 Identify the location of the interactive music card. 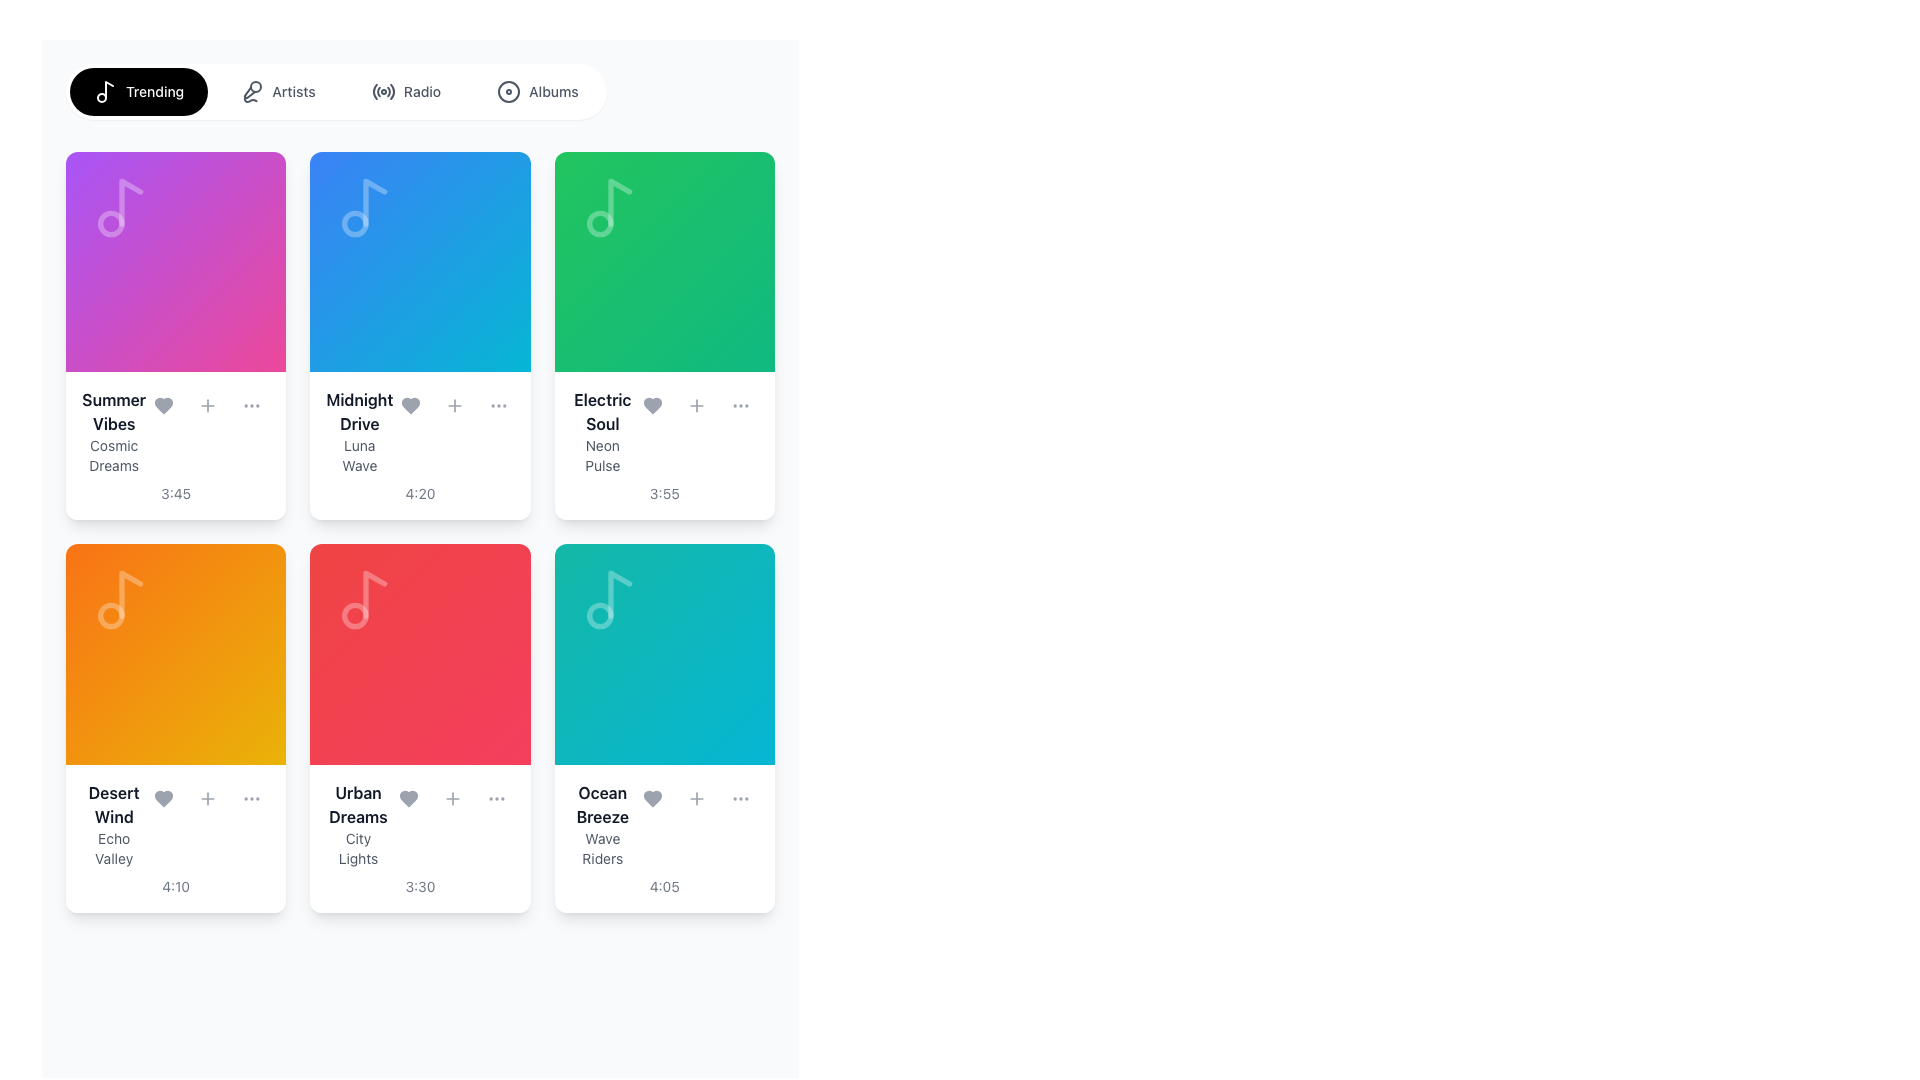
(664, 728).